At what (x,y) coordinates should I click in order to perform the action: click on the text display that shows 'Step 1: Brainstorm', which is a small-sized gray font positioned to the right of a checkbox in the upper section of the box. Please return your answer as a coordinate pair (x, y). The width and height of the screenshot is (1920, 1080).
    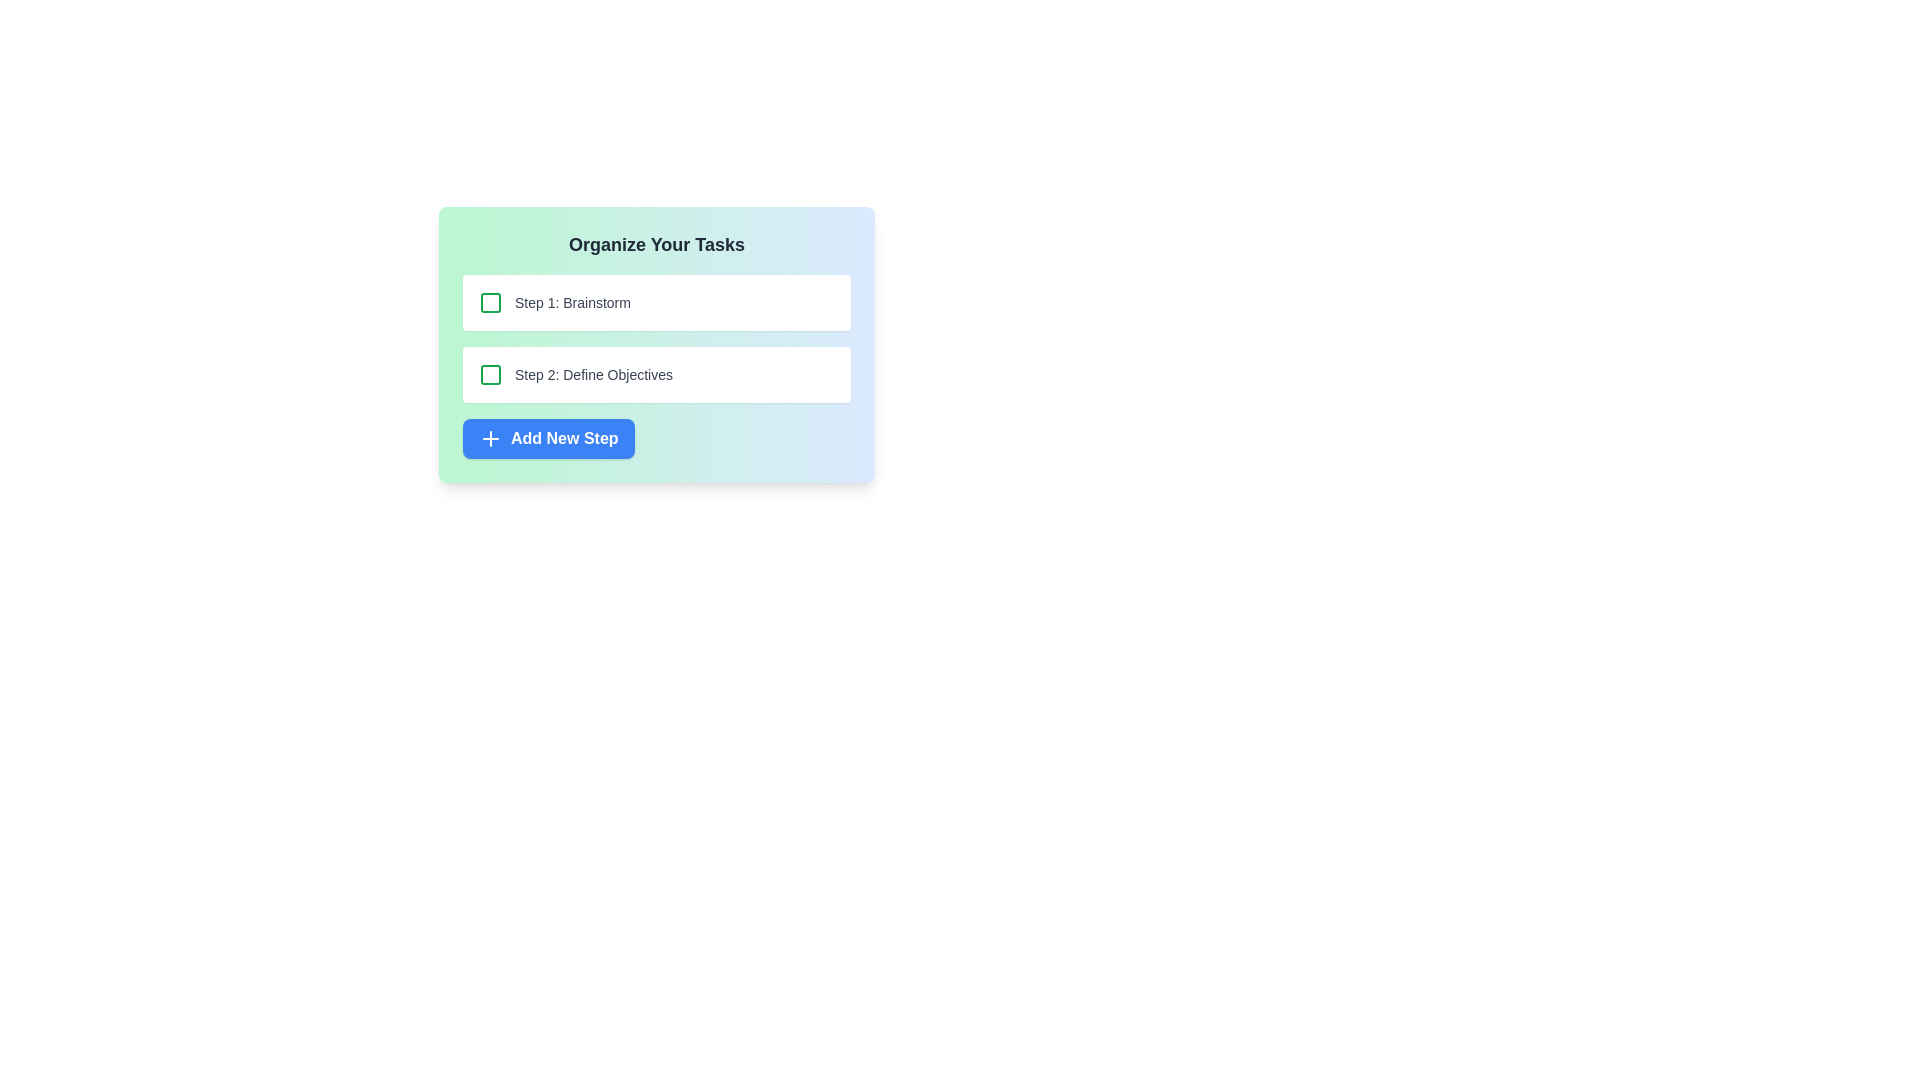
    Looking at the image, I should click on (571, 303).